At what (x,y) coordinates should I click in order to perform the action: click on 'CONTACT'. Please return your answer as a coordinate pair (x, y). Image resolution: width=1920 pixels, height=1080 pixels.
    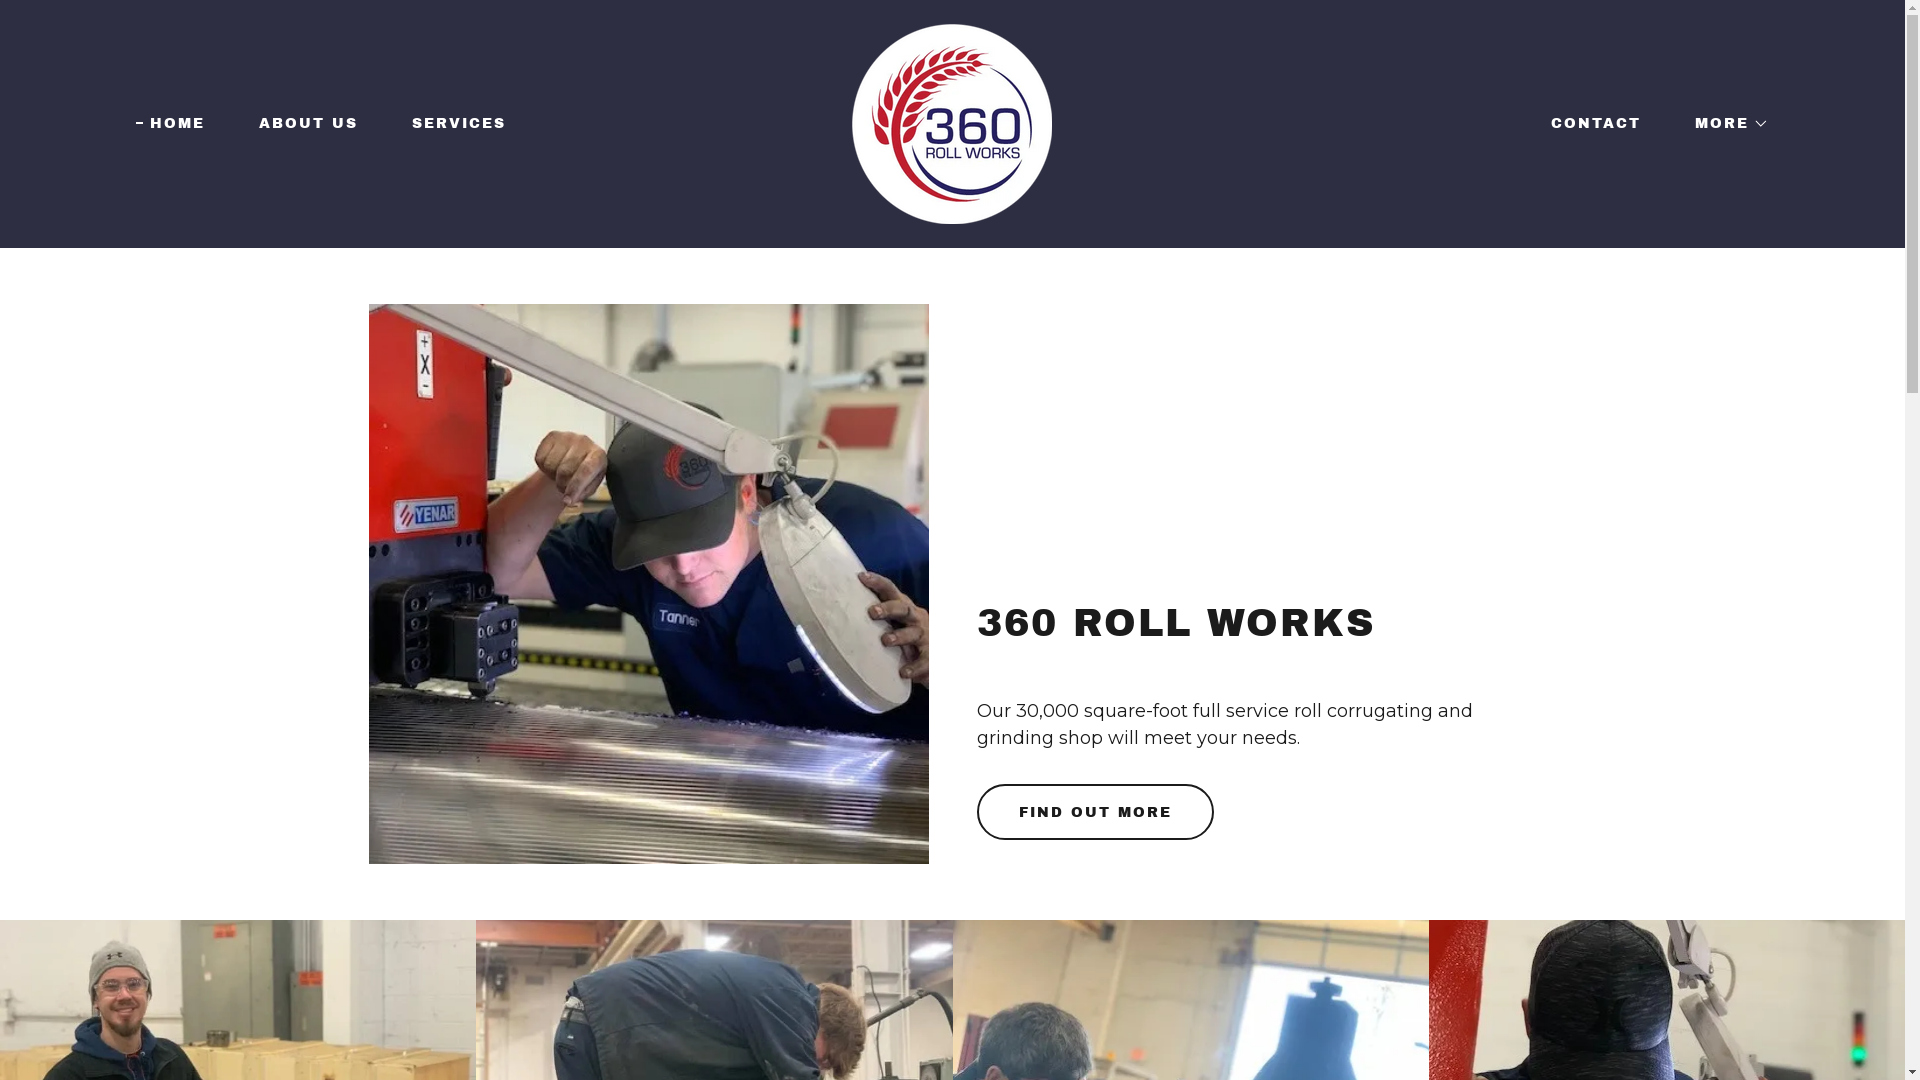
    Looking at the image, I should click on (1587, 123).